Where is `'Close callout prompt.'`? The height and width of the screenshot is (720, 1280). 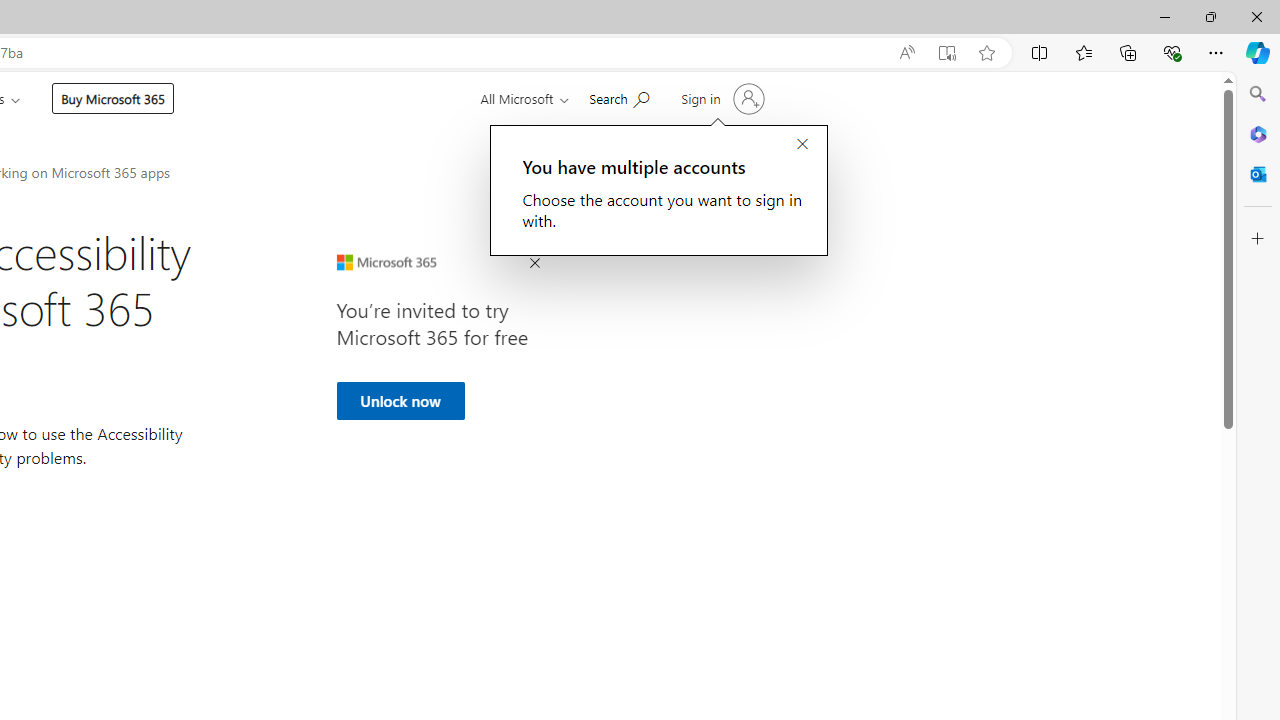 'Close callout prompt.' is located at coordinates (802, 144).